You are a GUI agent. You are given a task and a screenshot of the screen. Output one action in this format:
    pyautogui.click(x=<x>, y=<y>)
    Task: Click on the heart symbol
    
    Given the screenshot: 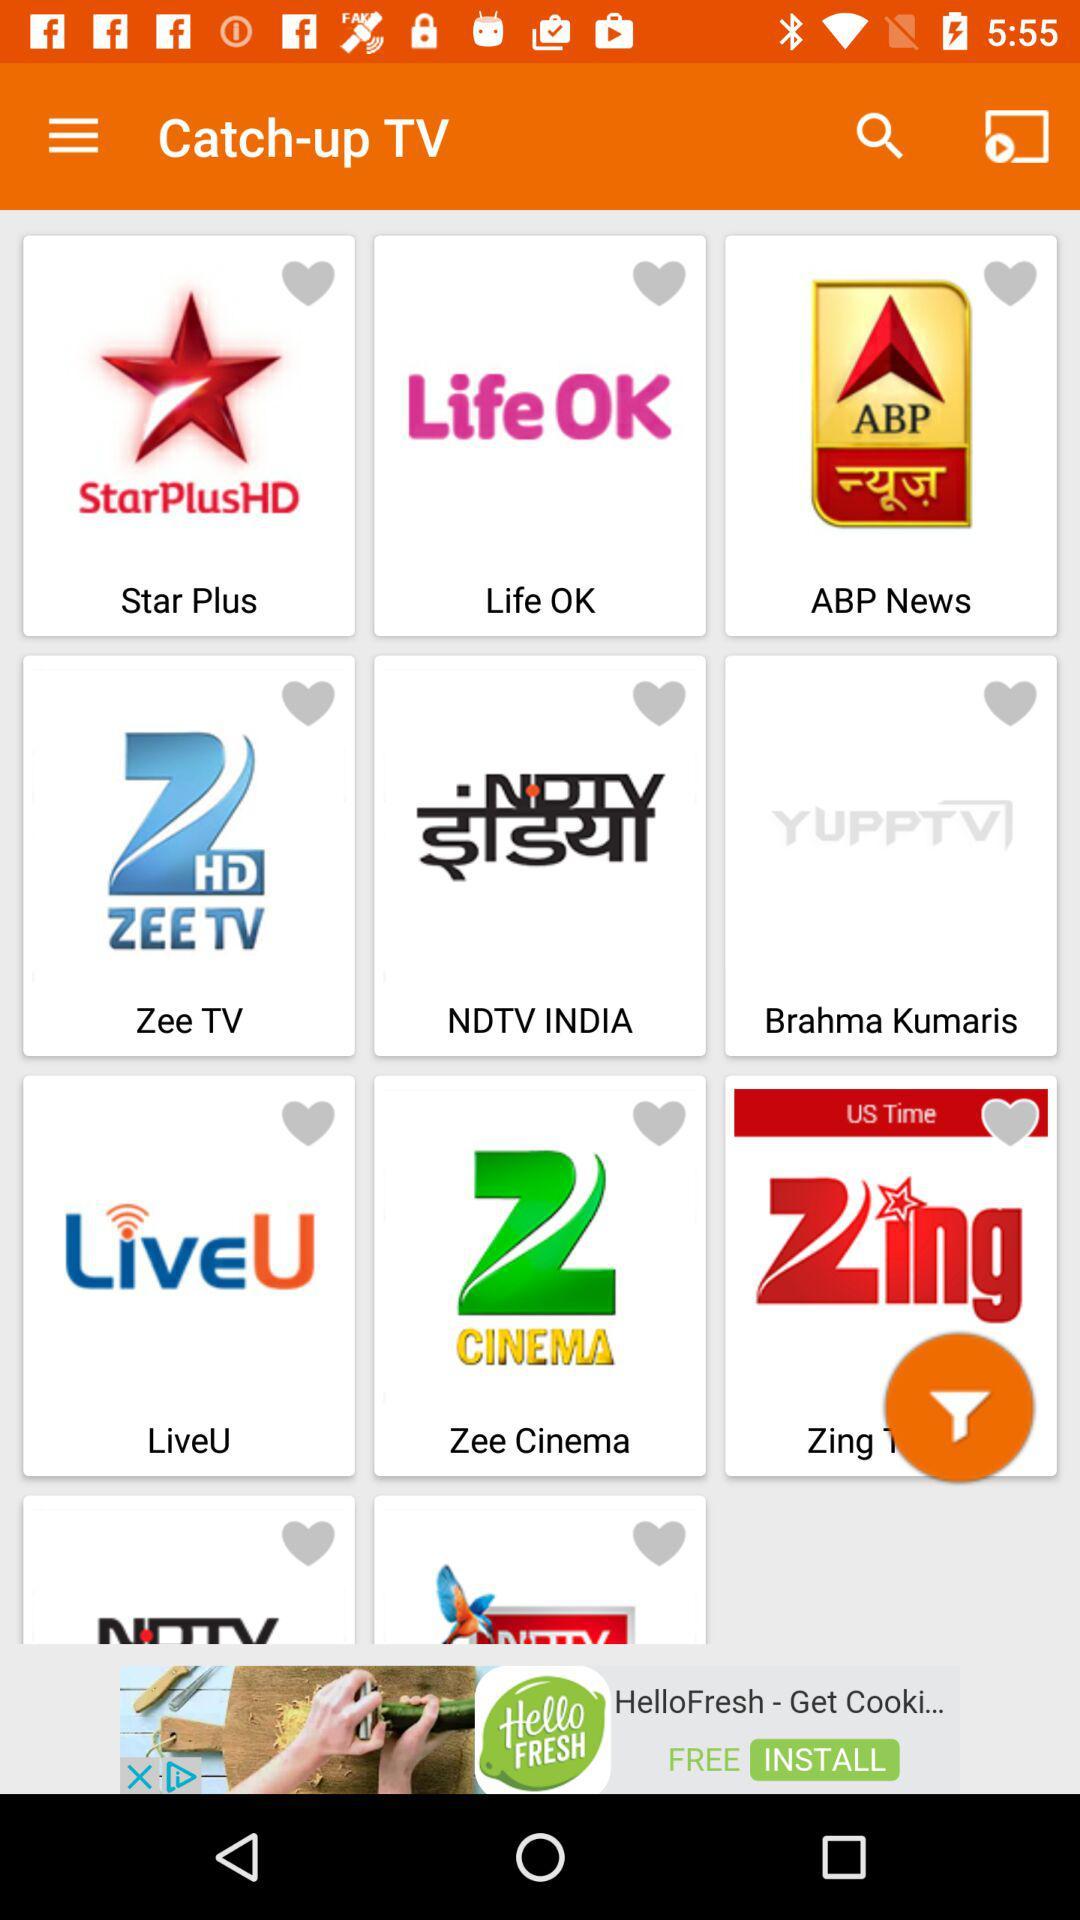 What is the action you would take?
    pyautogui.click(x=308, y=281)
    